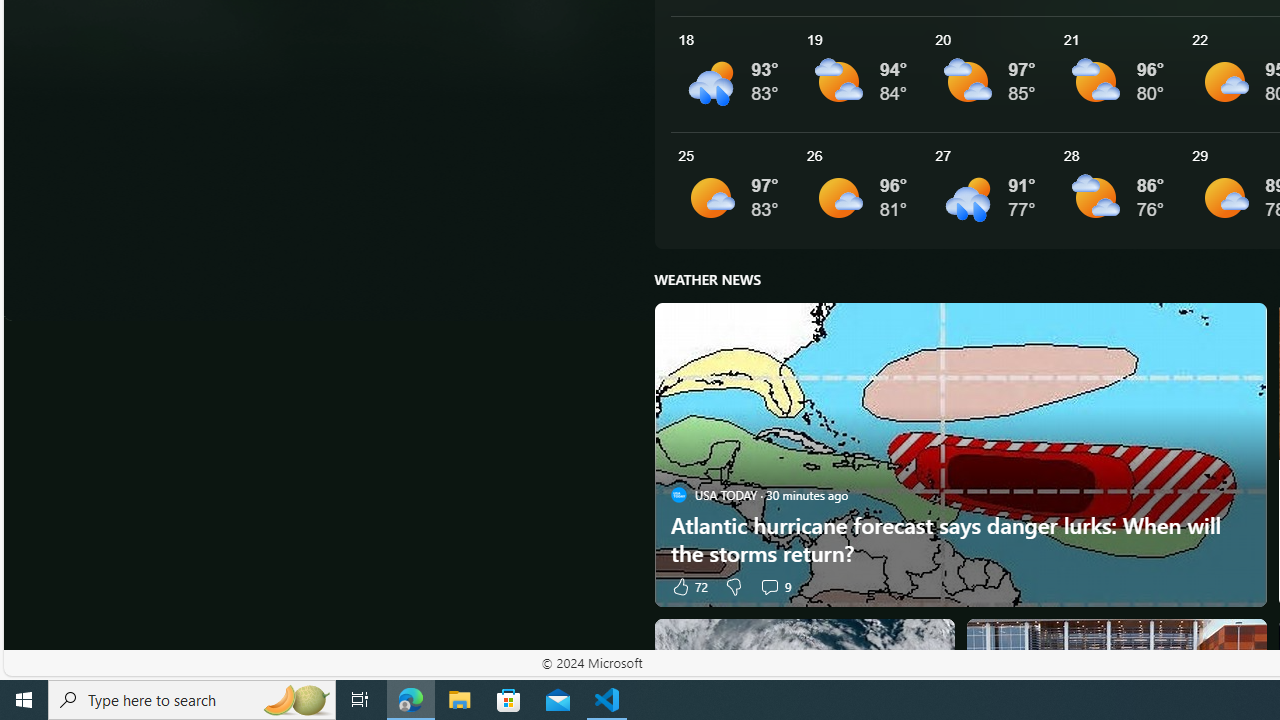 This screenshot has height=720, width=1280. Describe the element at coordinates (688, 585) in the screenshot. I see `'72 Like'` at that location.